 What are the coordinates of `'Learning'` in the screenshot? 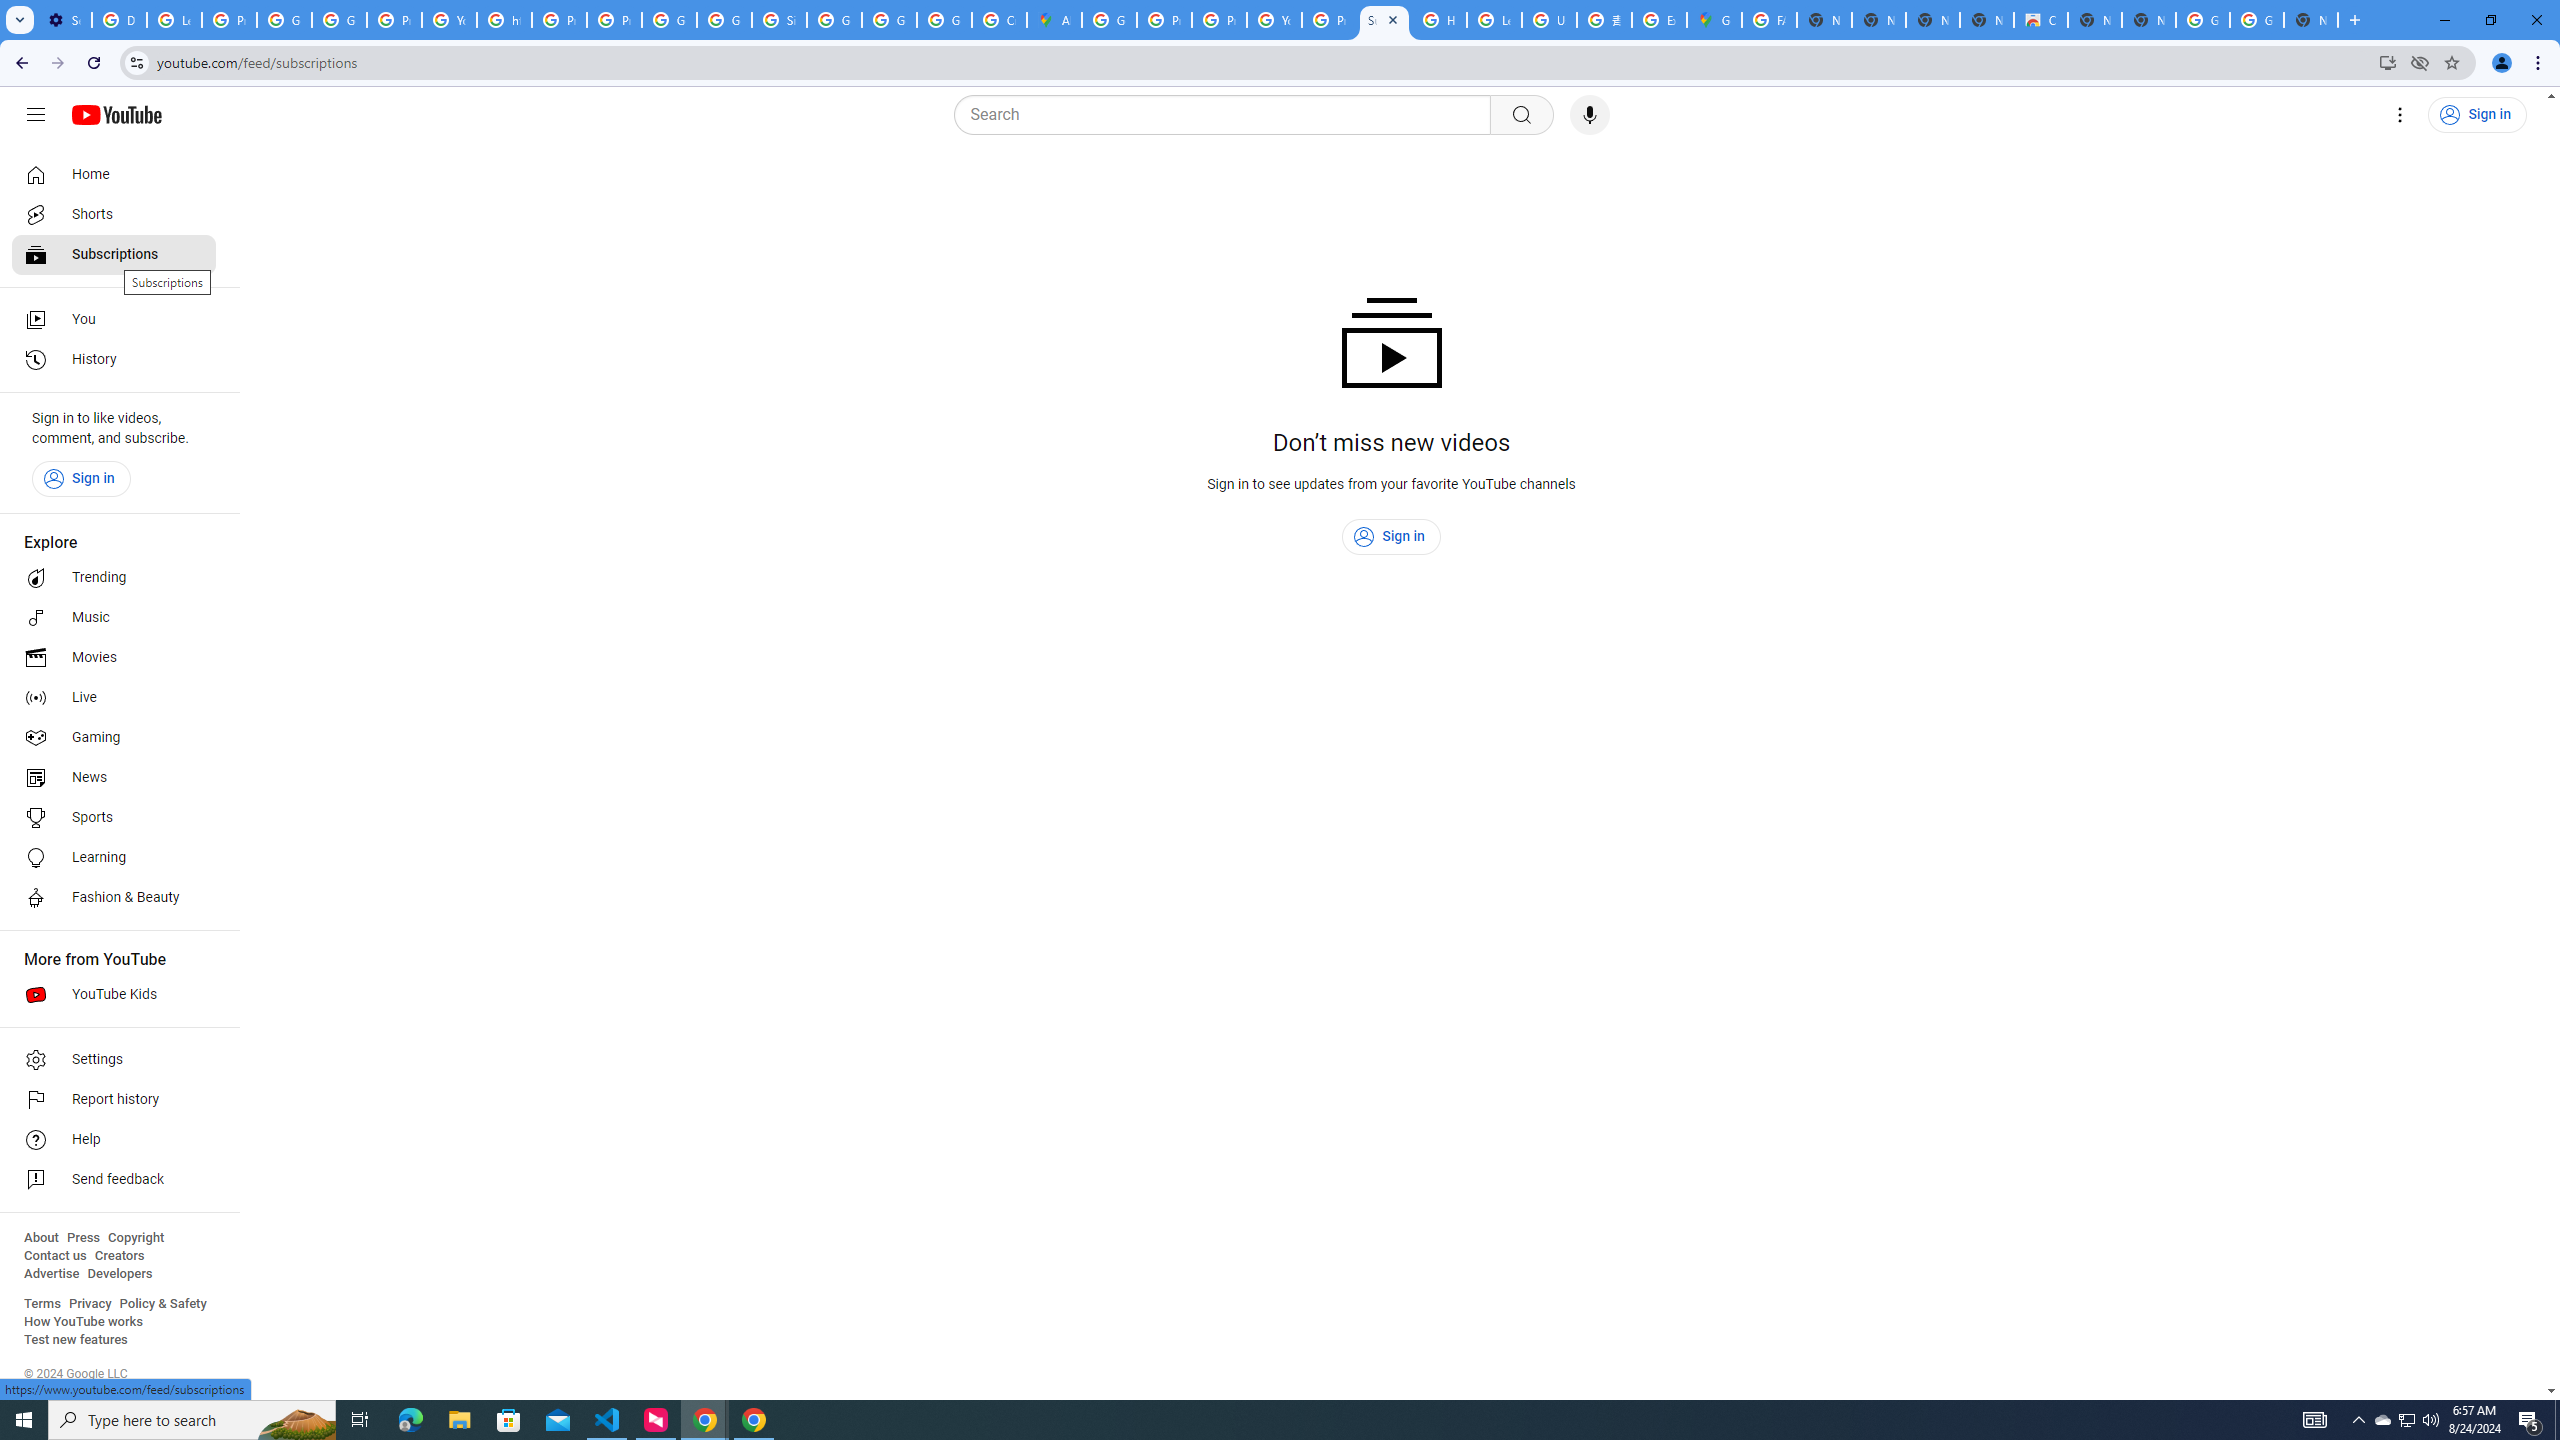 It's located at (113, 857).